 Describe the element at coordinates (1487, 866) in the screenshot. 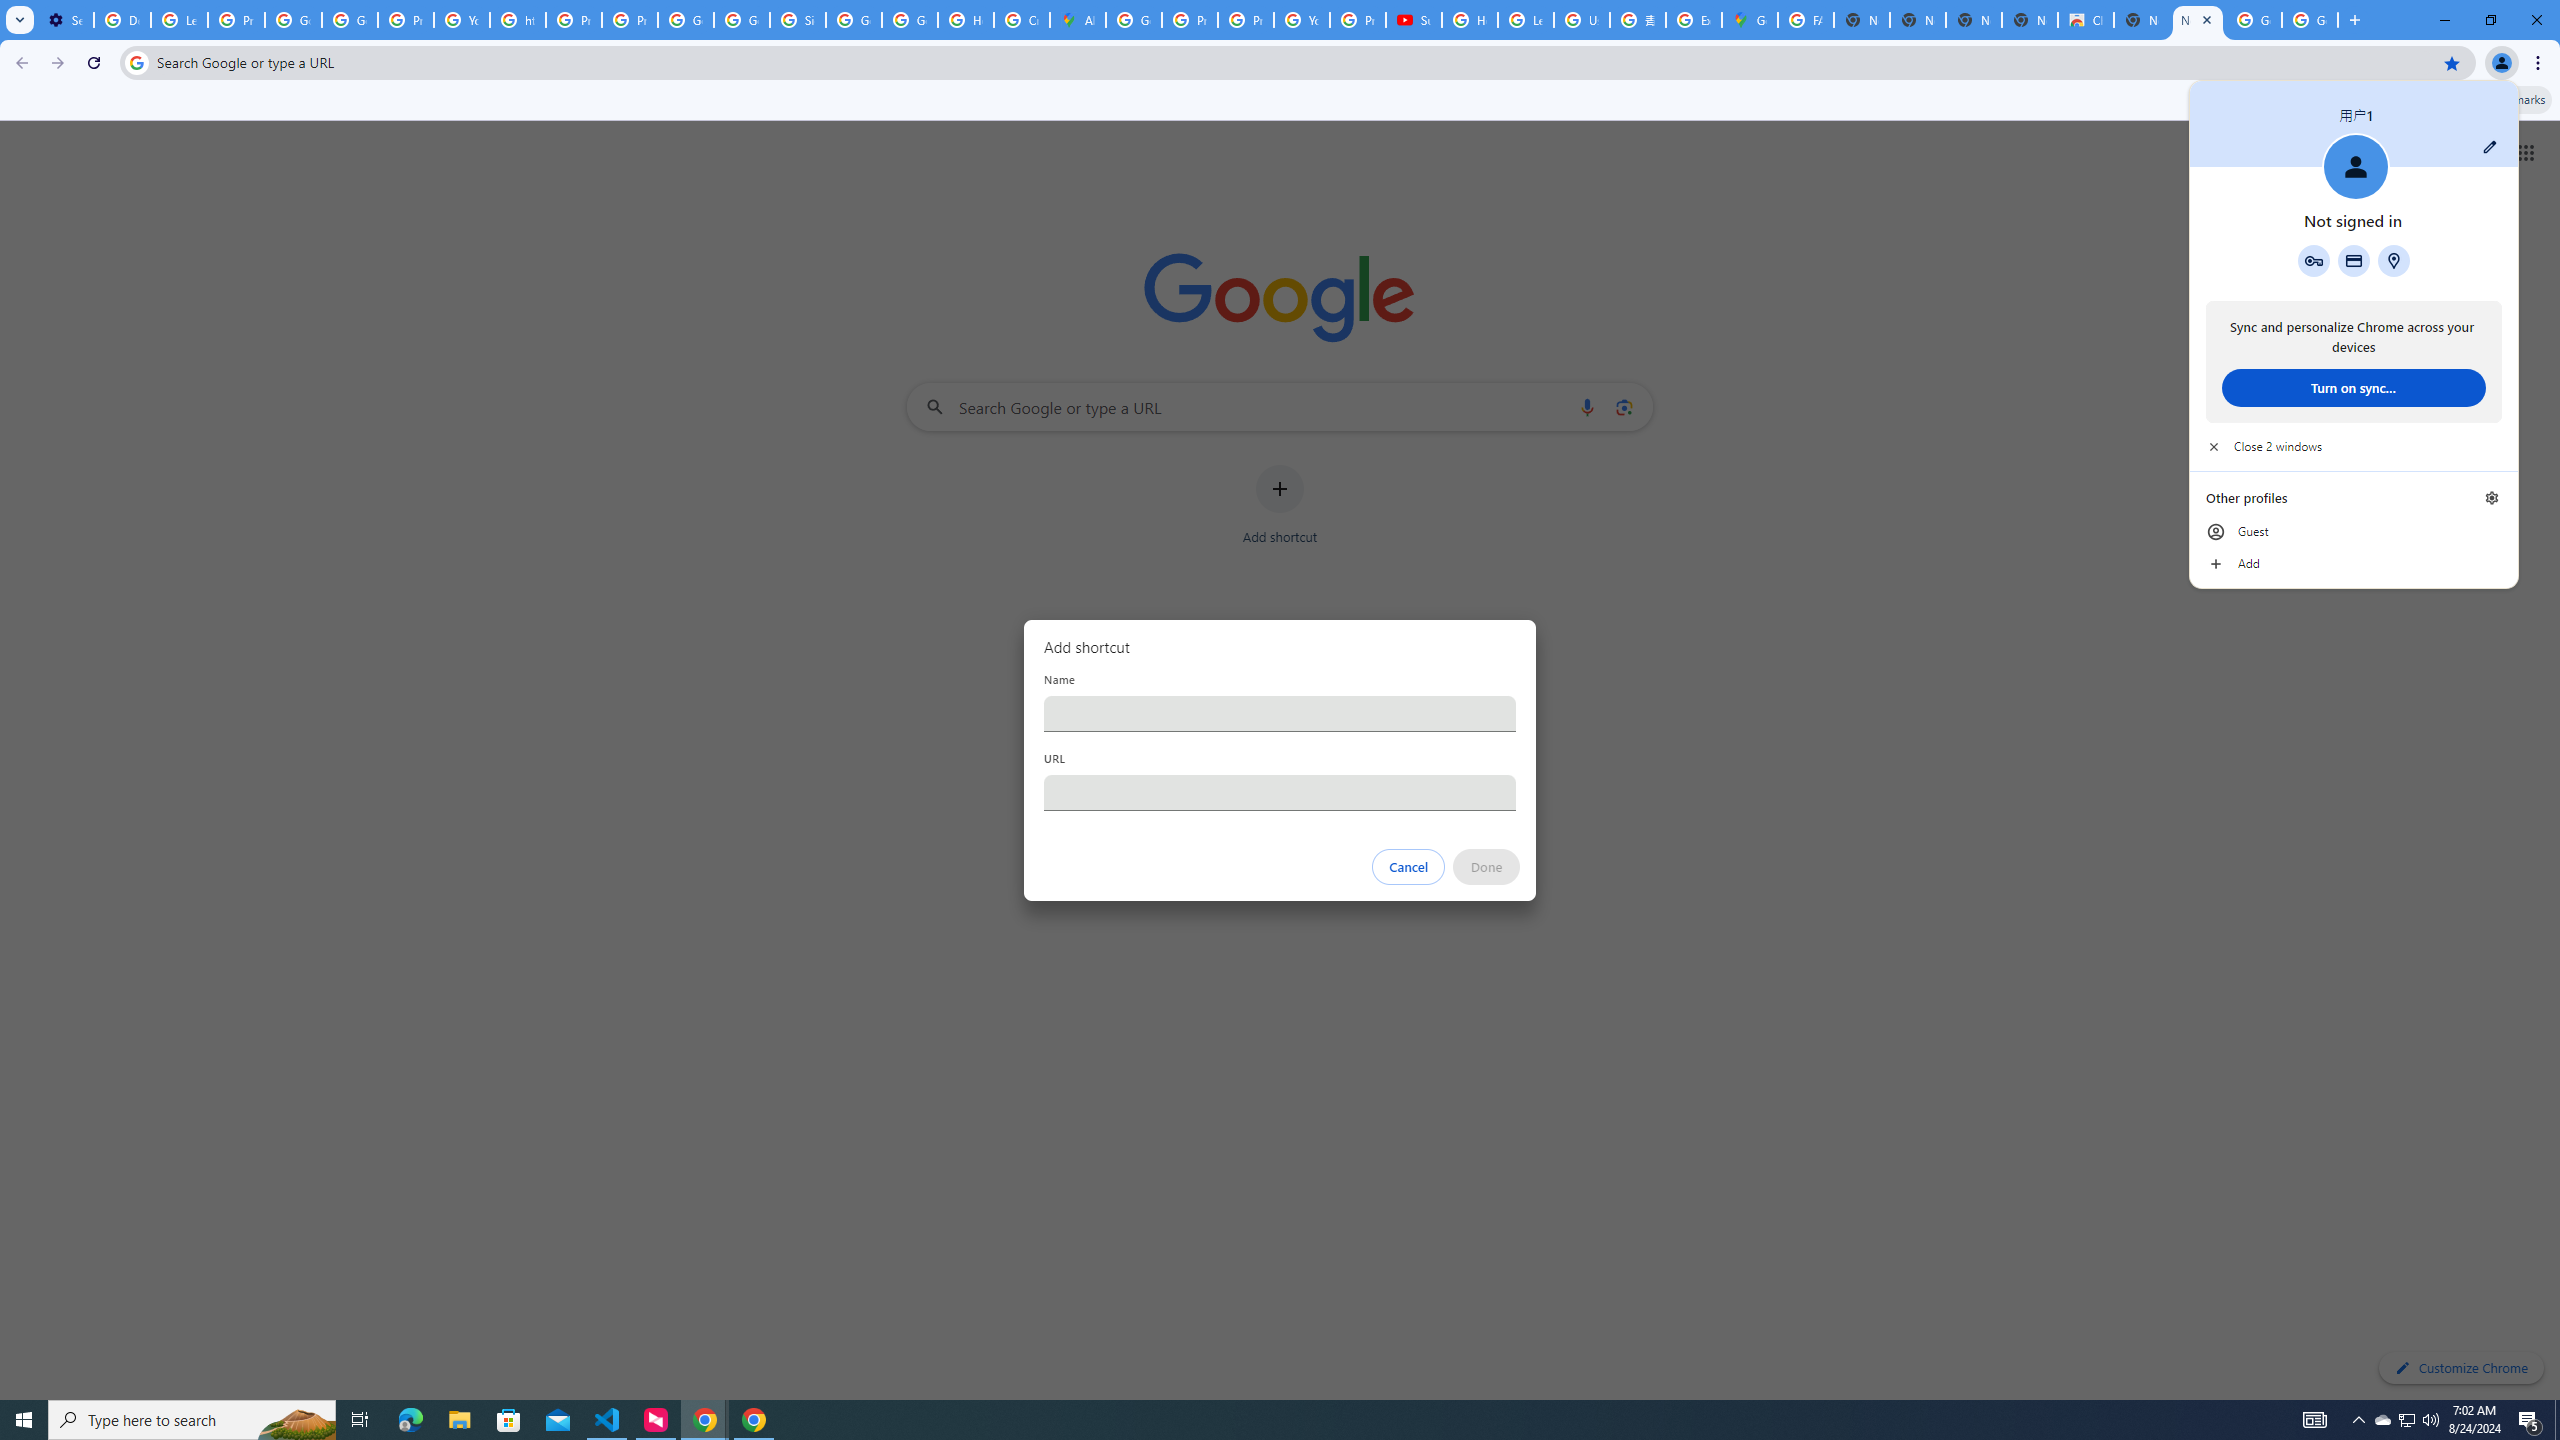

I see `'Done'` at that location.